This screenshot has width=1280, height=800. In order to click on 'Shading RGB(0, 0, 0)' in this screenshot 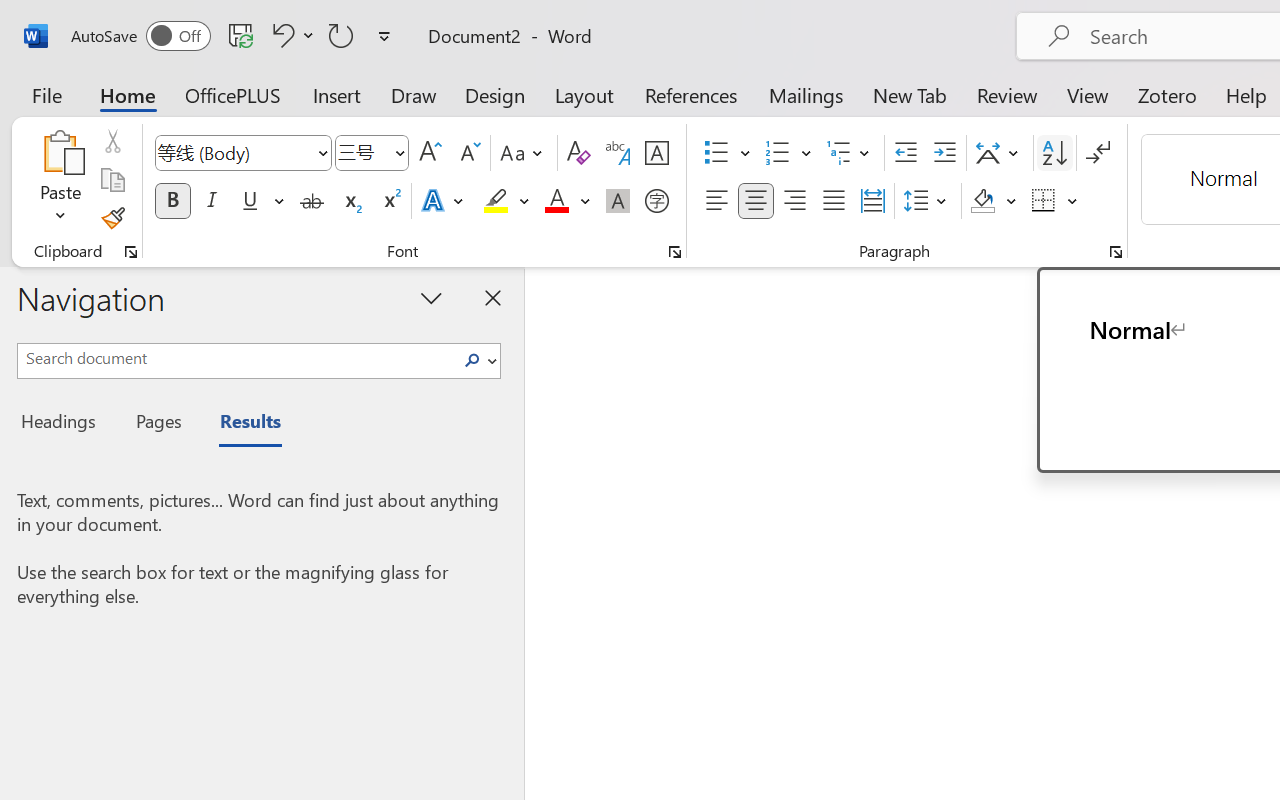, I will do `click(983, 201)`.